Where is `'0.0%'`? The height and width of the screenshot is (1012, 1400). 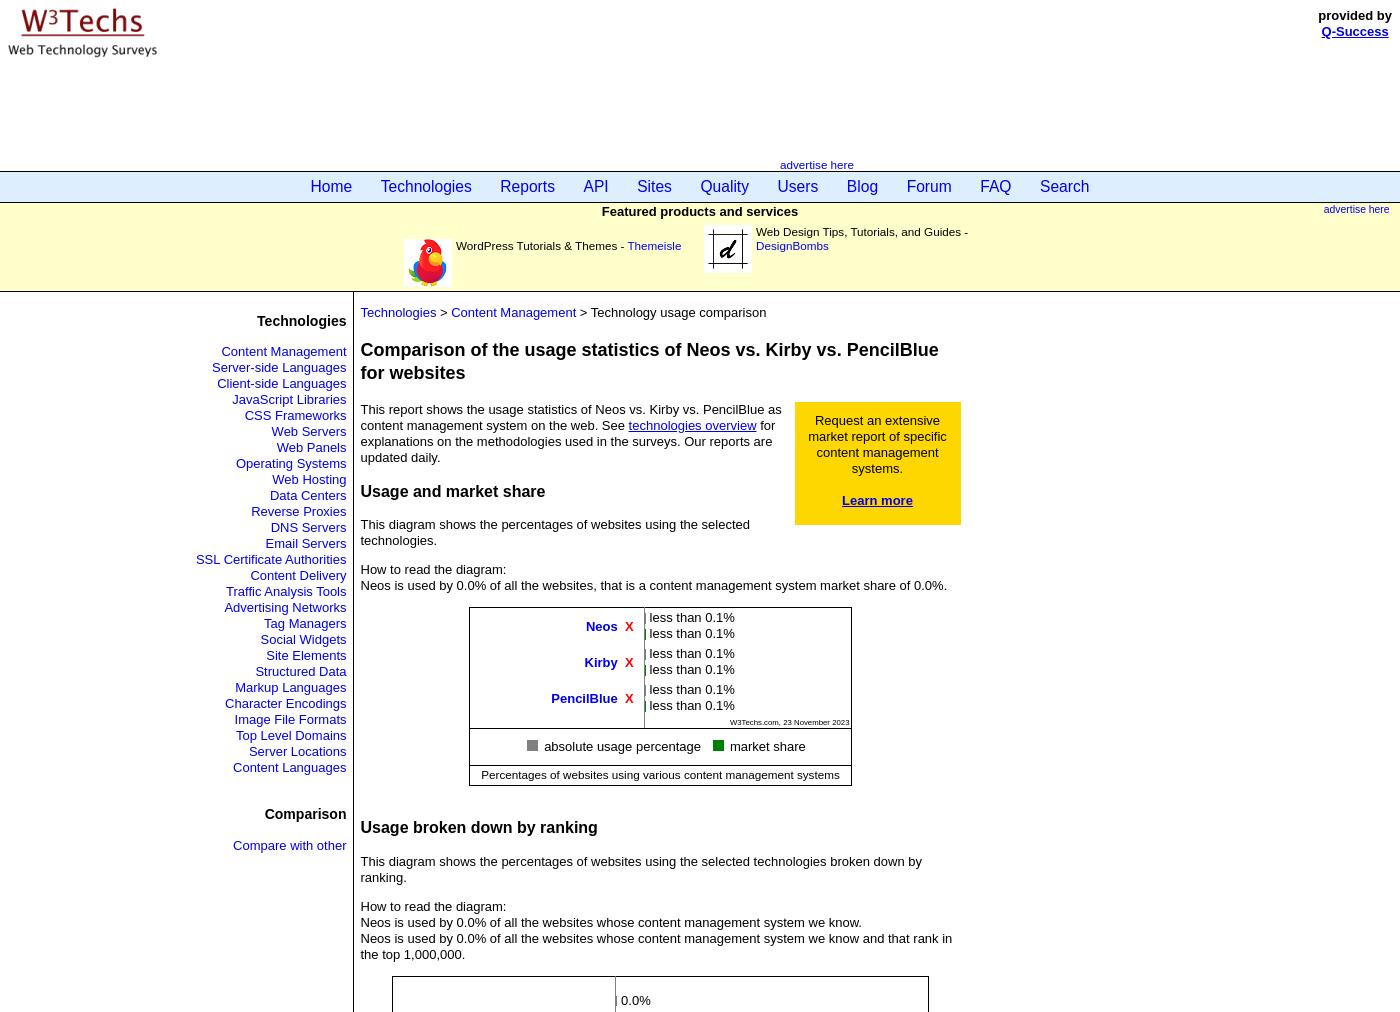 '0.0%' is located at coordinates (635, 999).